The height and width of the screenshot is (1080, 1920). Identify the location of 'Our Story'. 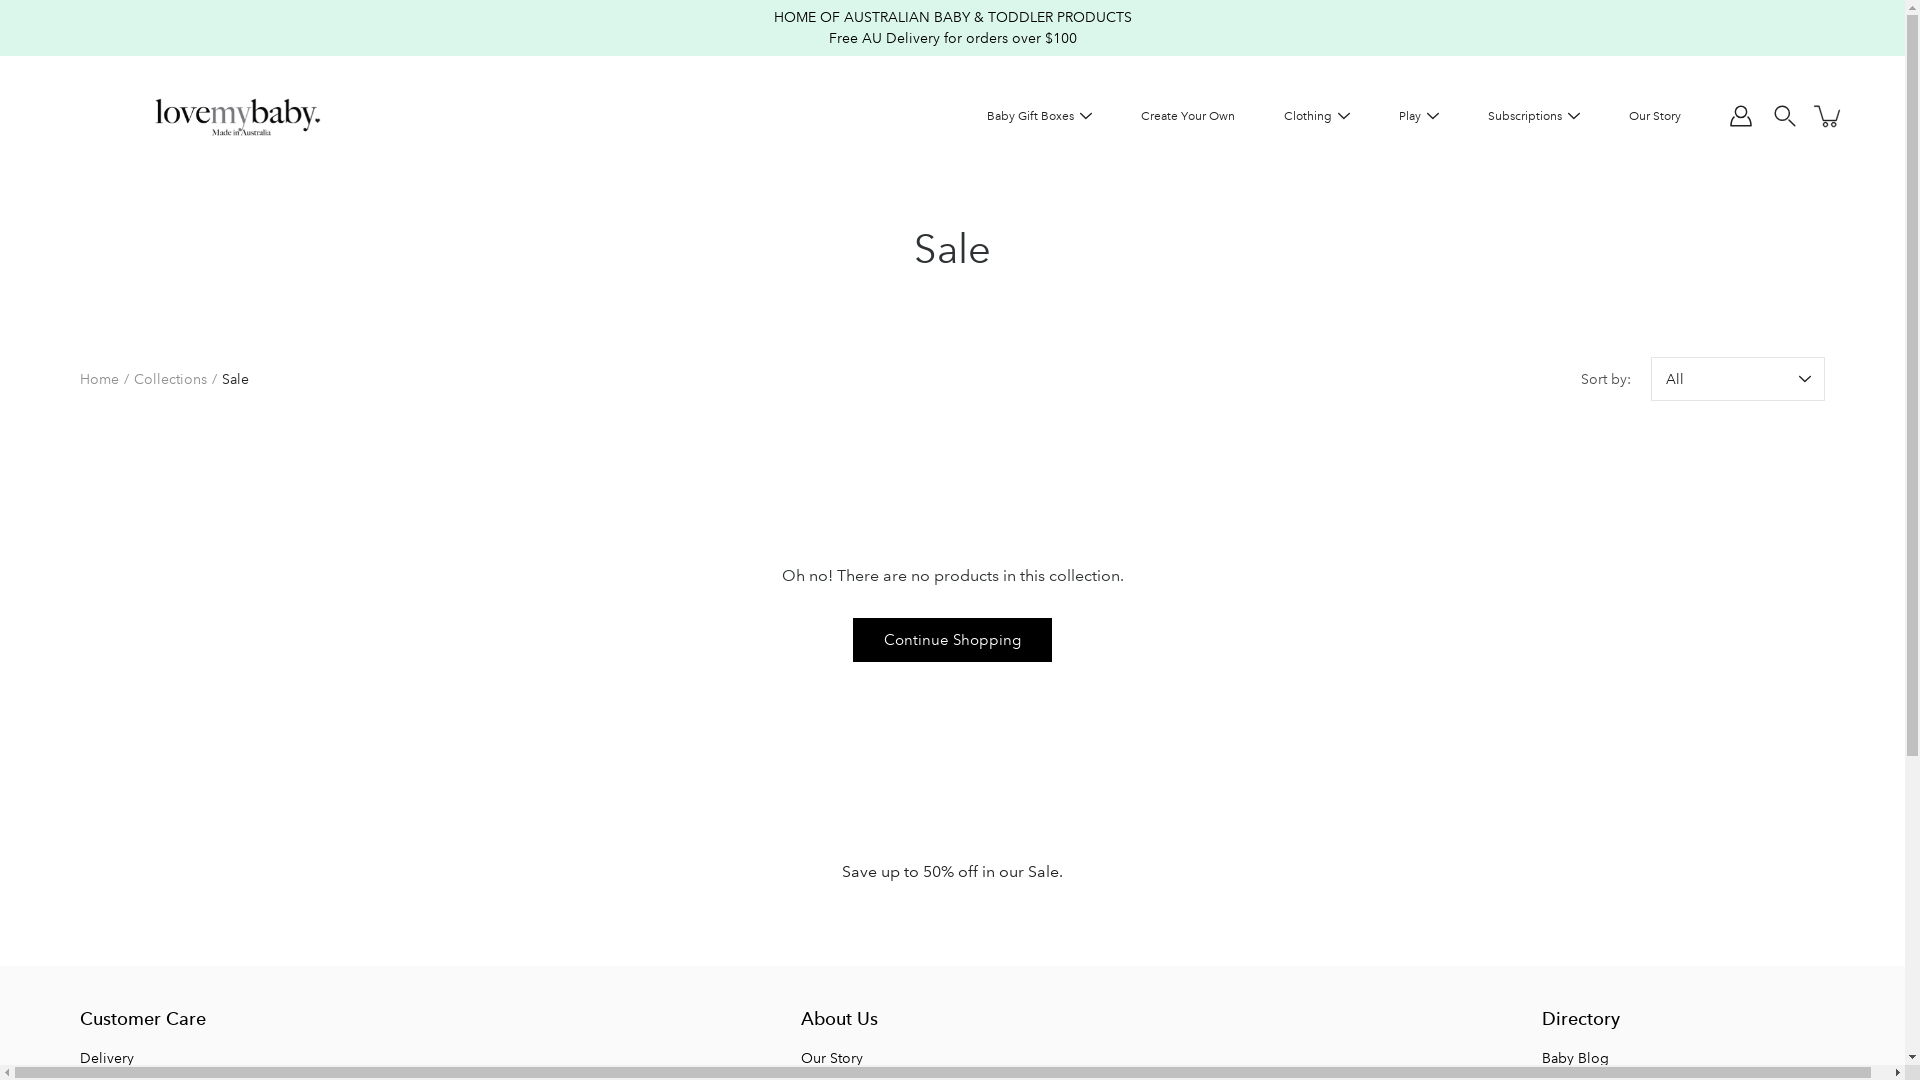
(800, 1056).